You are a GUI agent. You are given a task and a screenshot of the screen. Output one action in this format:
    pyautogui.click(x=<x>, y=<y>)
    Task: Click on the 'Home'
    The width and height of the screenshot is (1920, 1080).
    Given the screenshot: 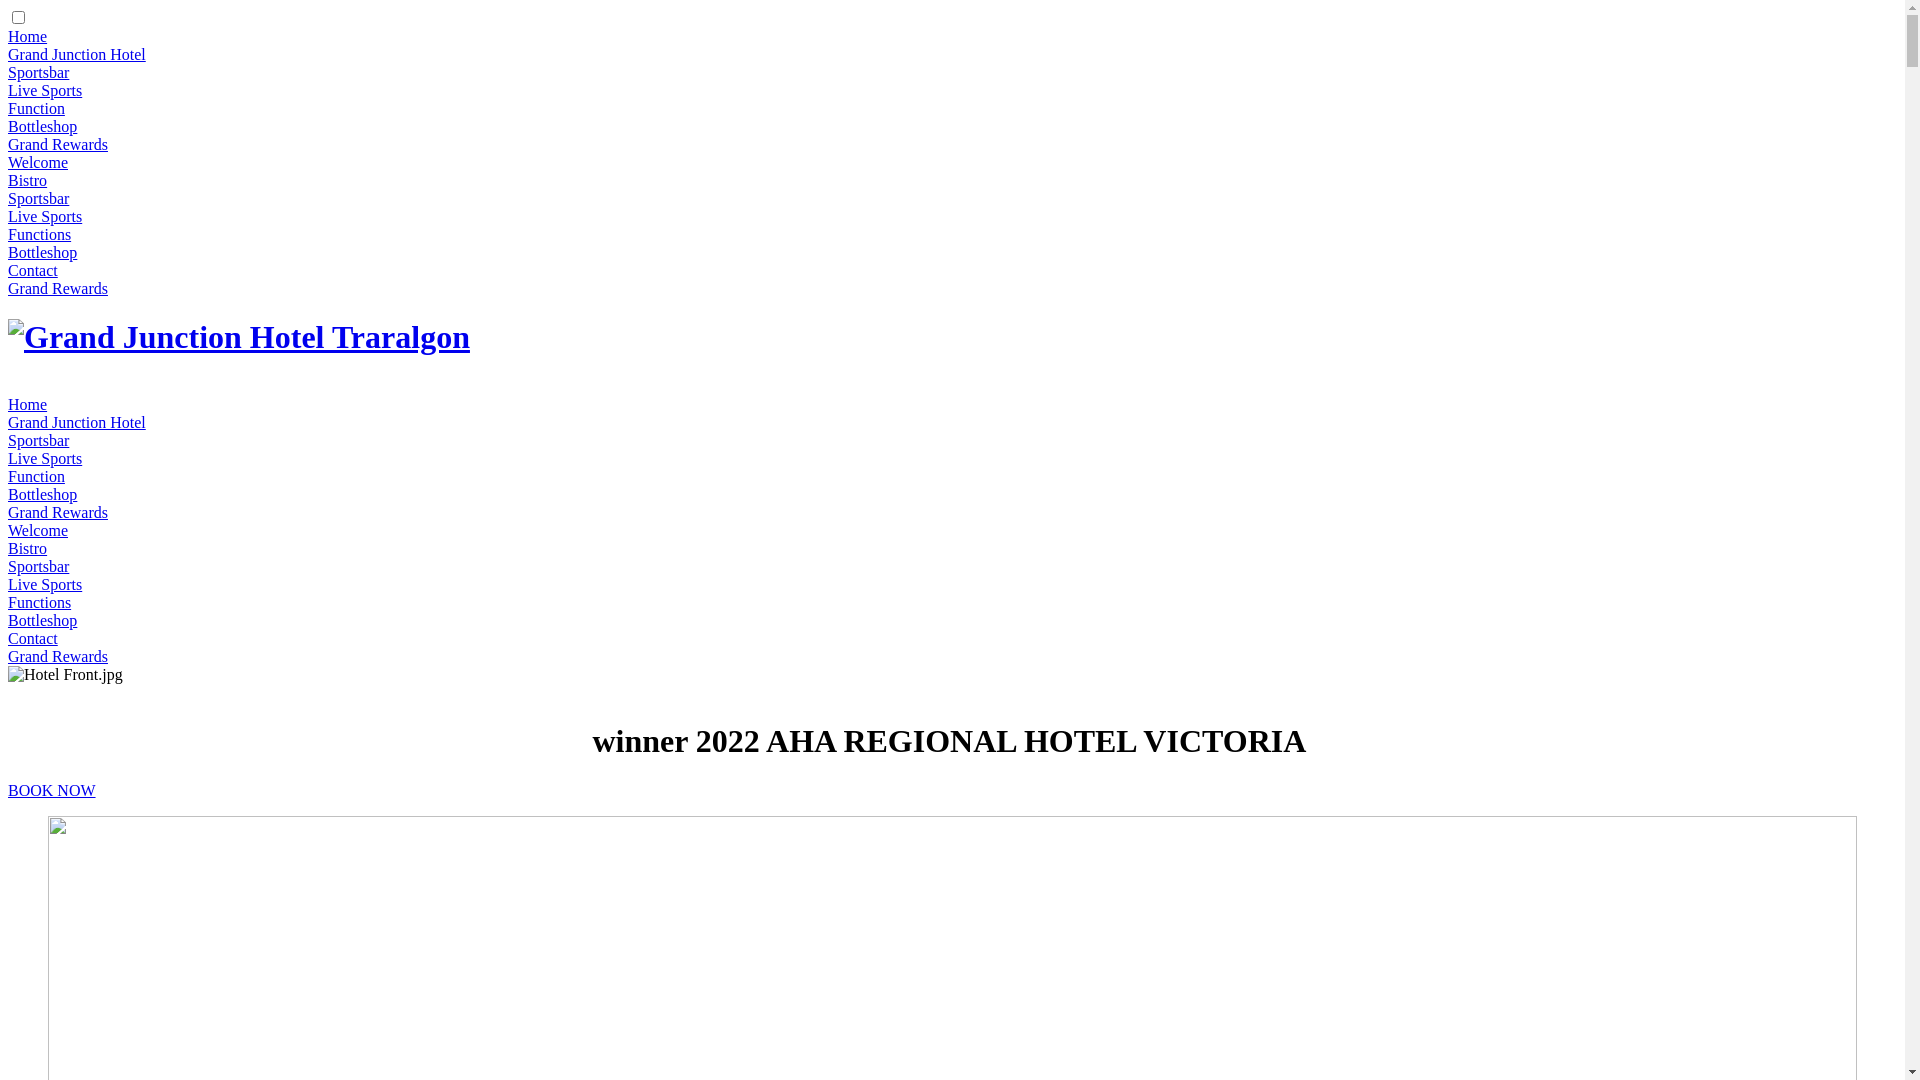 What is the action you would take?
    pyautogui.click(x=27, y=36)
    